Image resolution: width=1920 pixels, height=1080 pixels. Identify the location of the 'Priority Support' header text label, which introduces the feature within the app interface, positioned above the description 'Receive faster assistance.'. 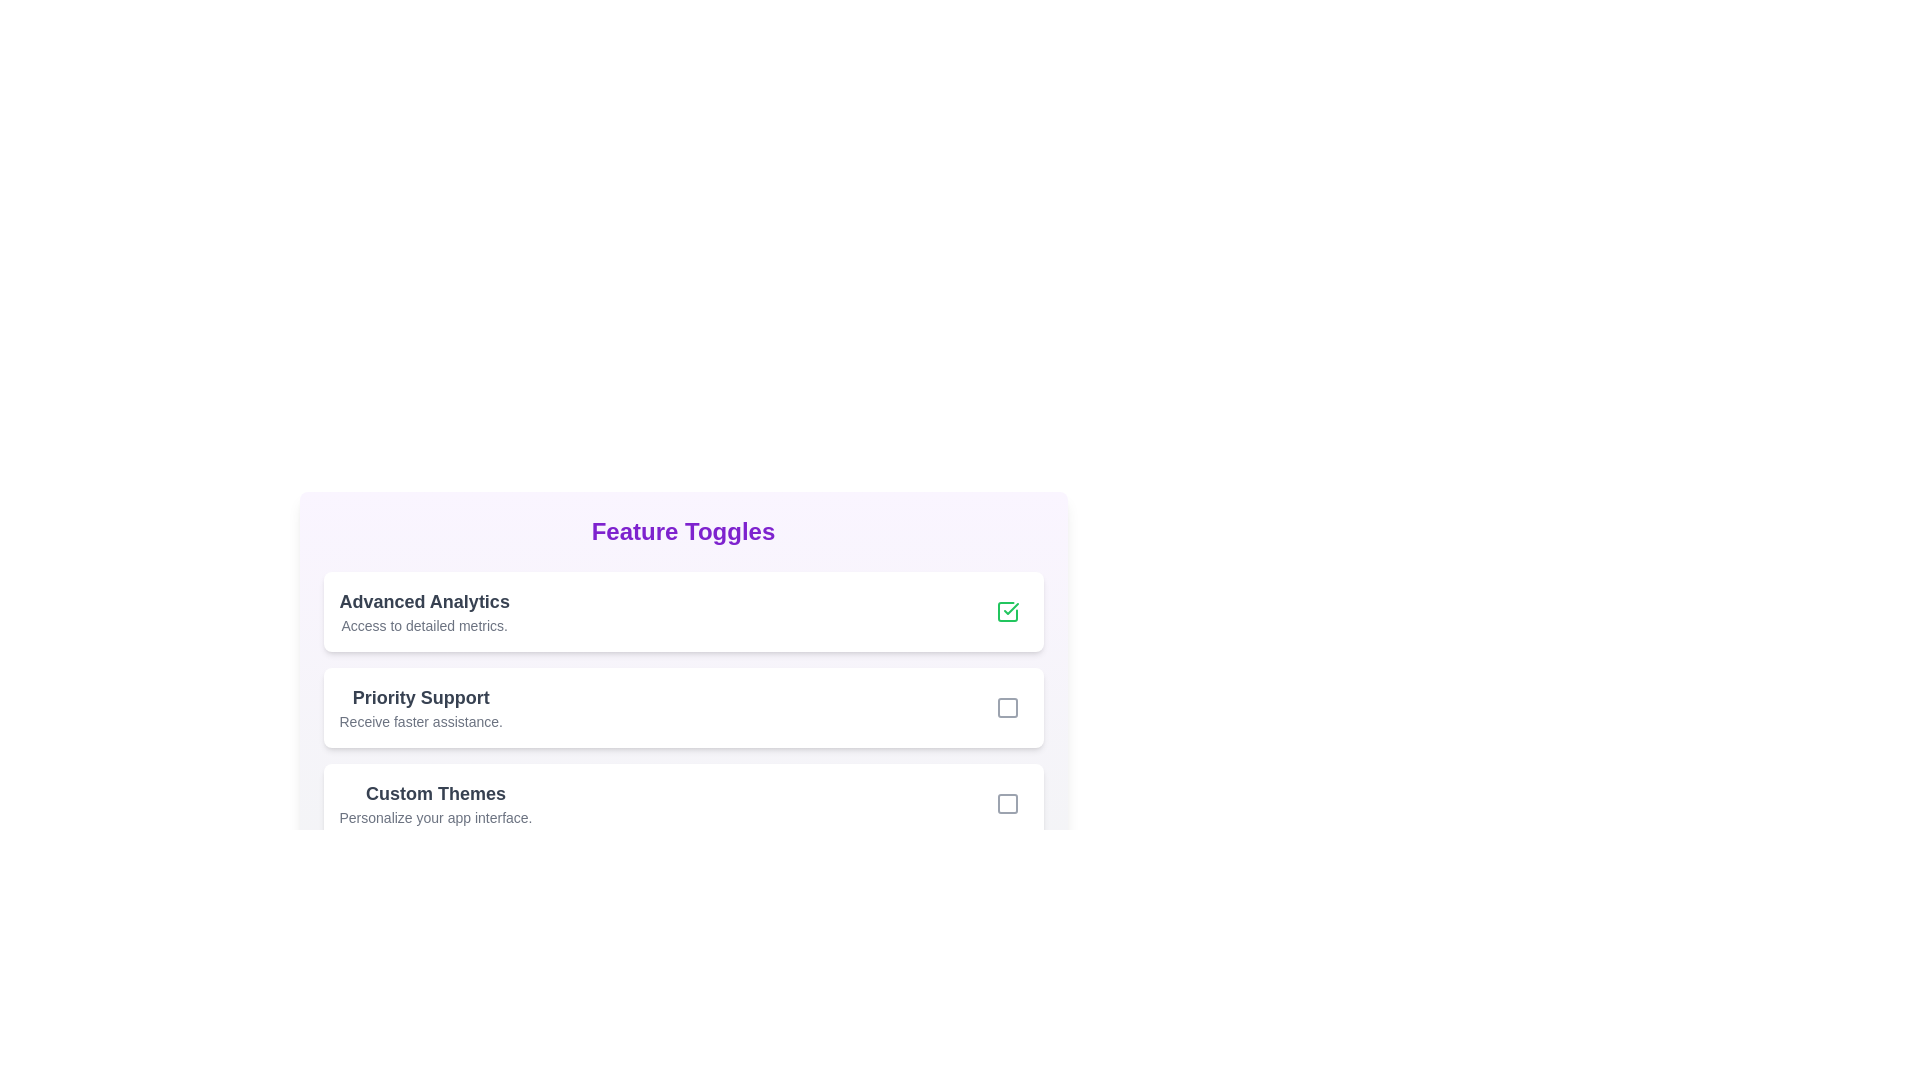
(420, 697).